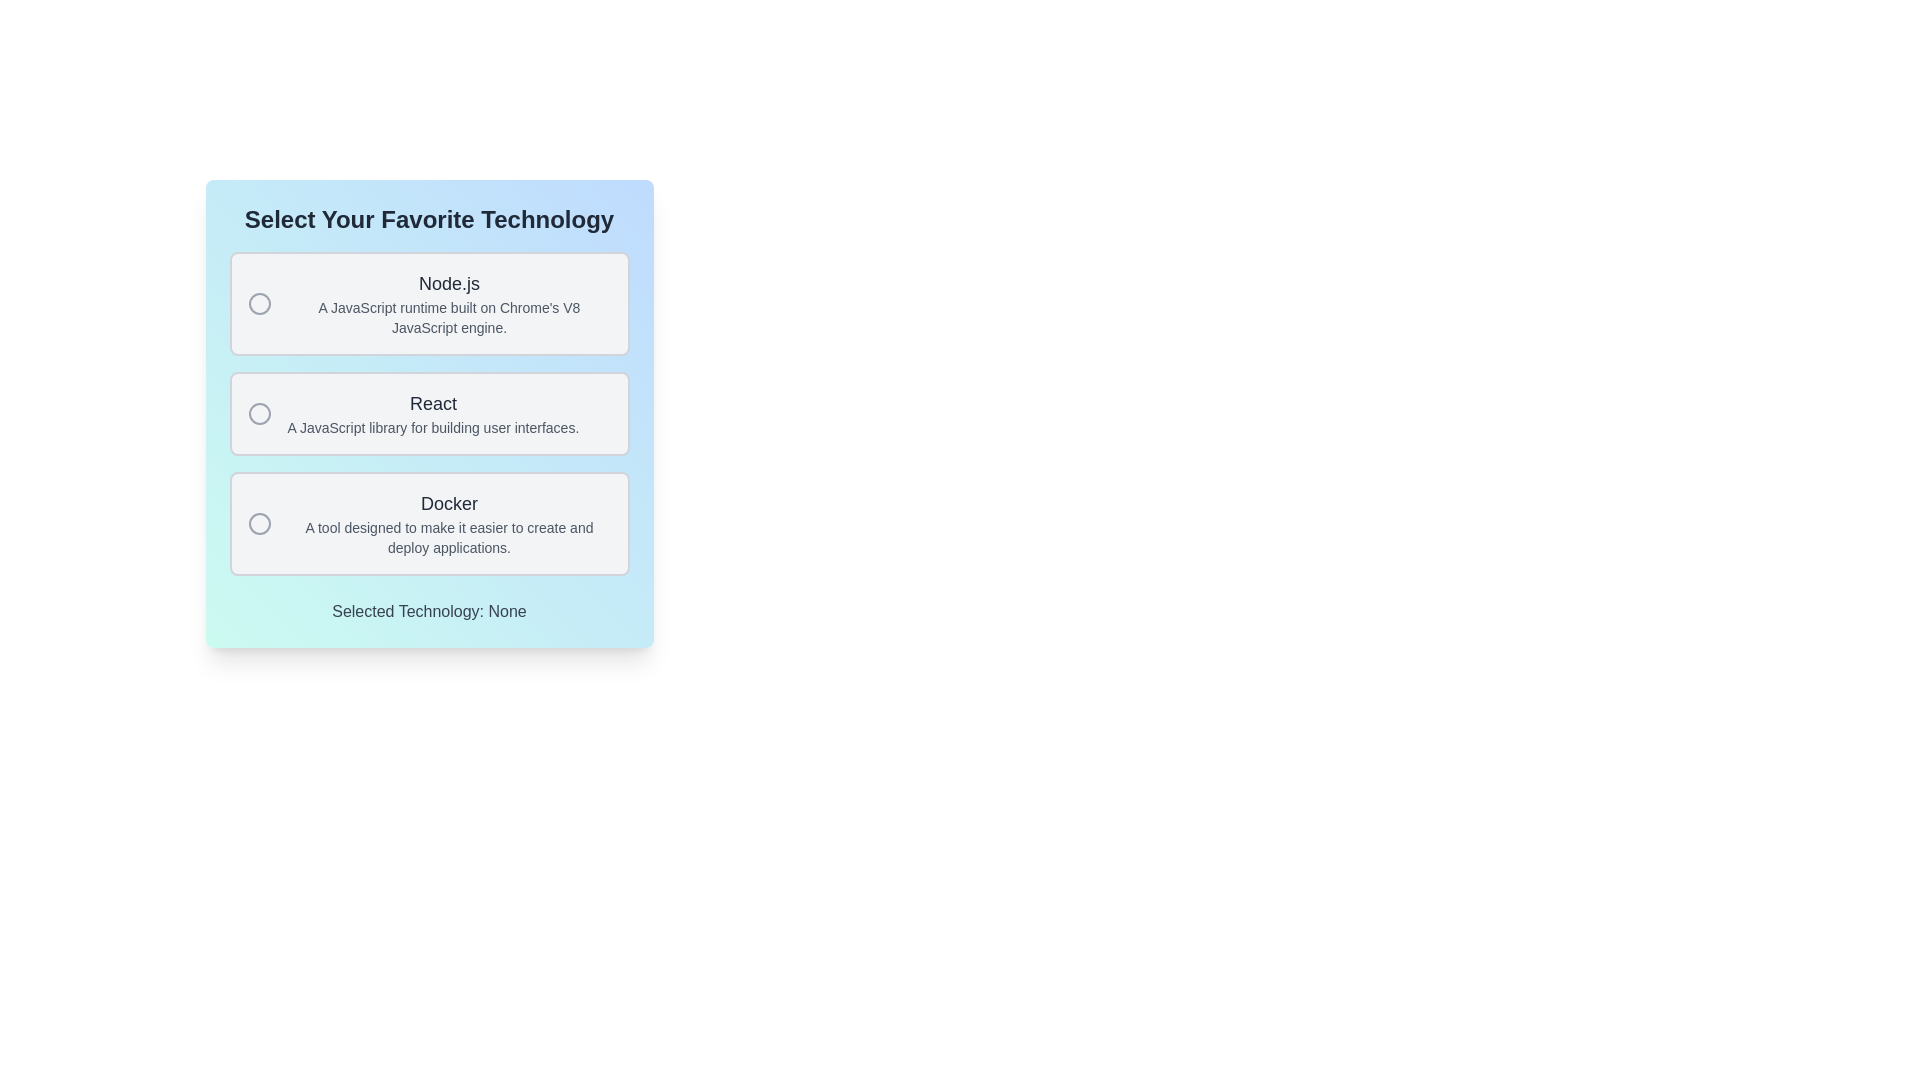 Image resolution: width=1920 pixels, height=1080 pixels. Describe the element at coordinates (428, 523) in the screenshot. I see `the third selectable list item which represents 'Docker' in the technology options` at that location.